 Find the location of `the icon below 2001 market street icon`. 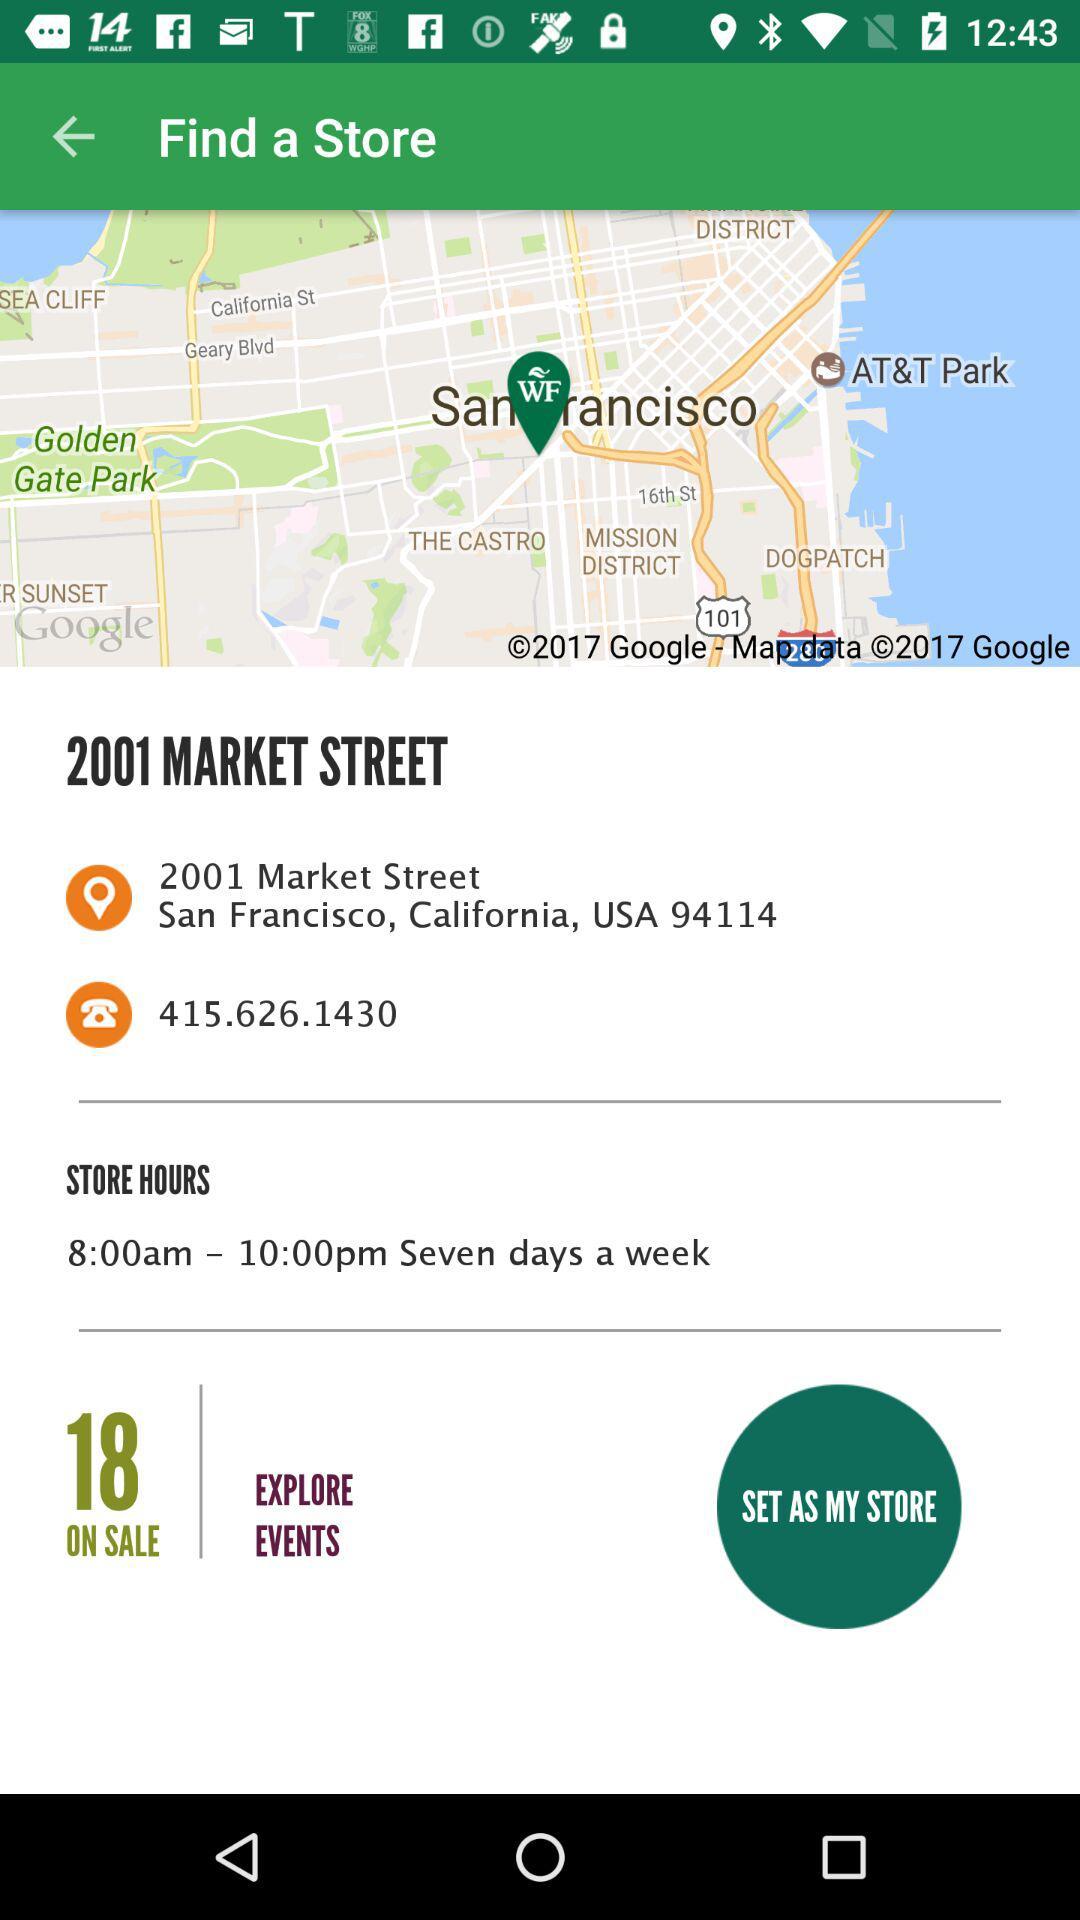

the icon below 2001 market street icon is located at coordinates (573, 1014).